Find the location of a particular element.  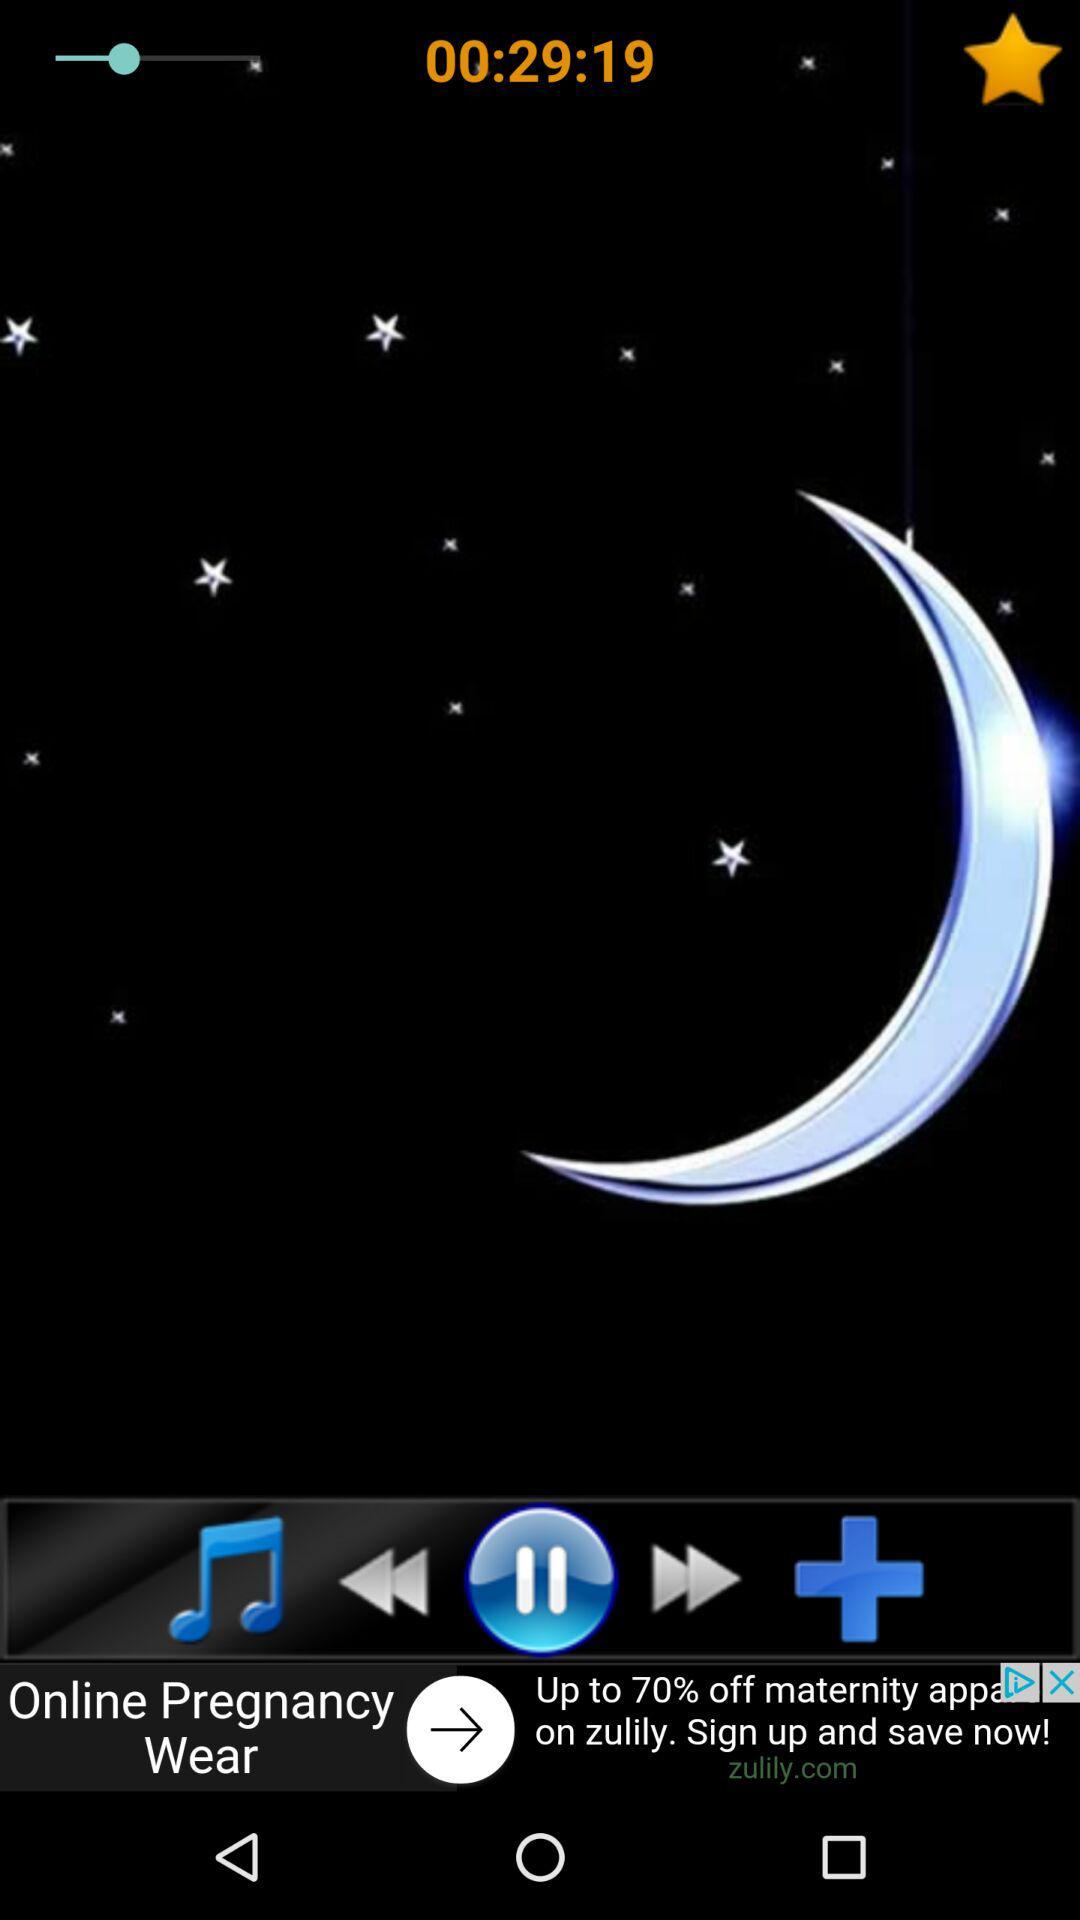

the music icon is located at coordinates (204, 1577).